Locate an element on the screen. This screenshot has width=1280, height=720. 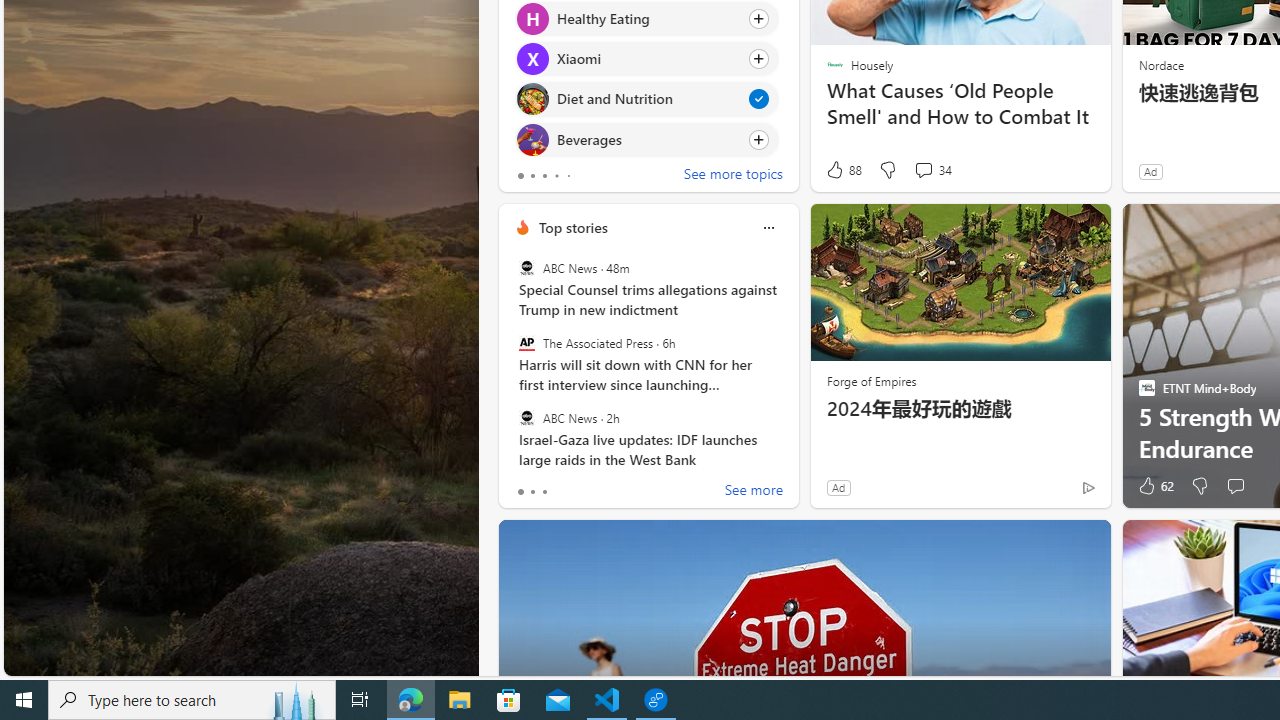
'See more topics' is located at coordinates (732, 175).